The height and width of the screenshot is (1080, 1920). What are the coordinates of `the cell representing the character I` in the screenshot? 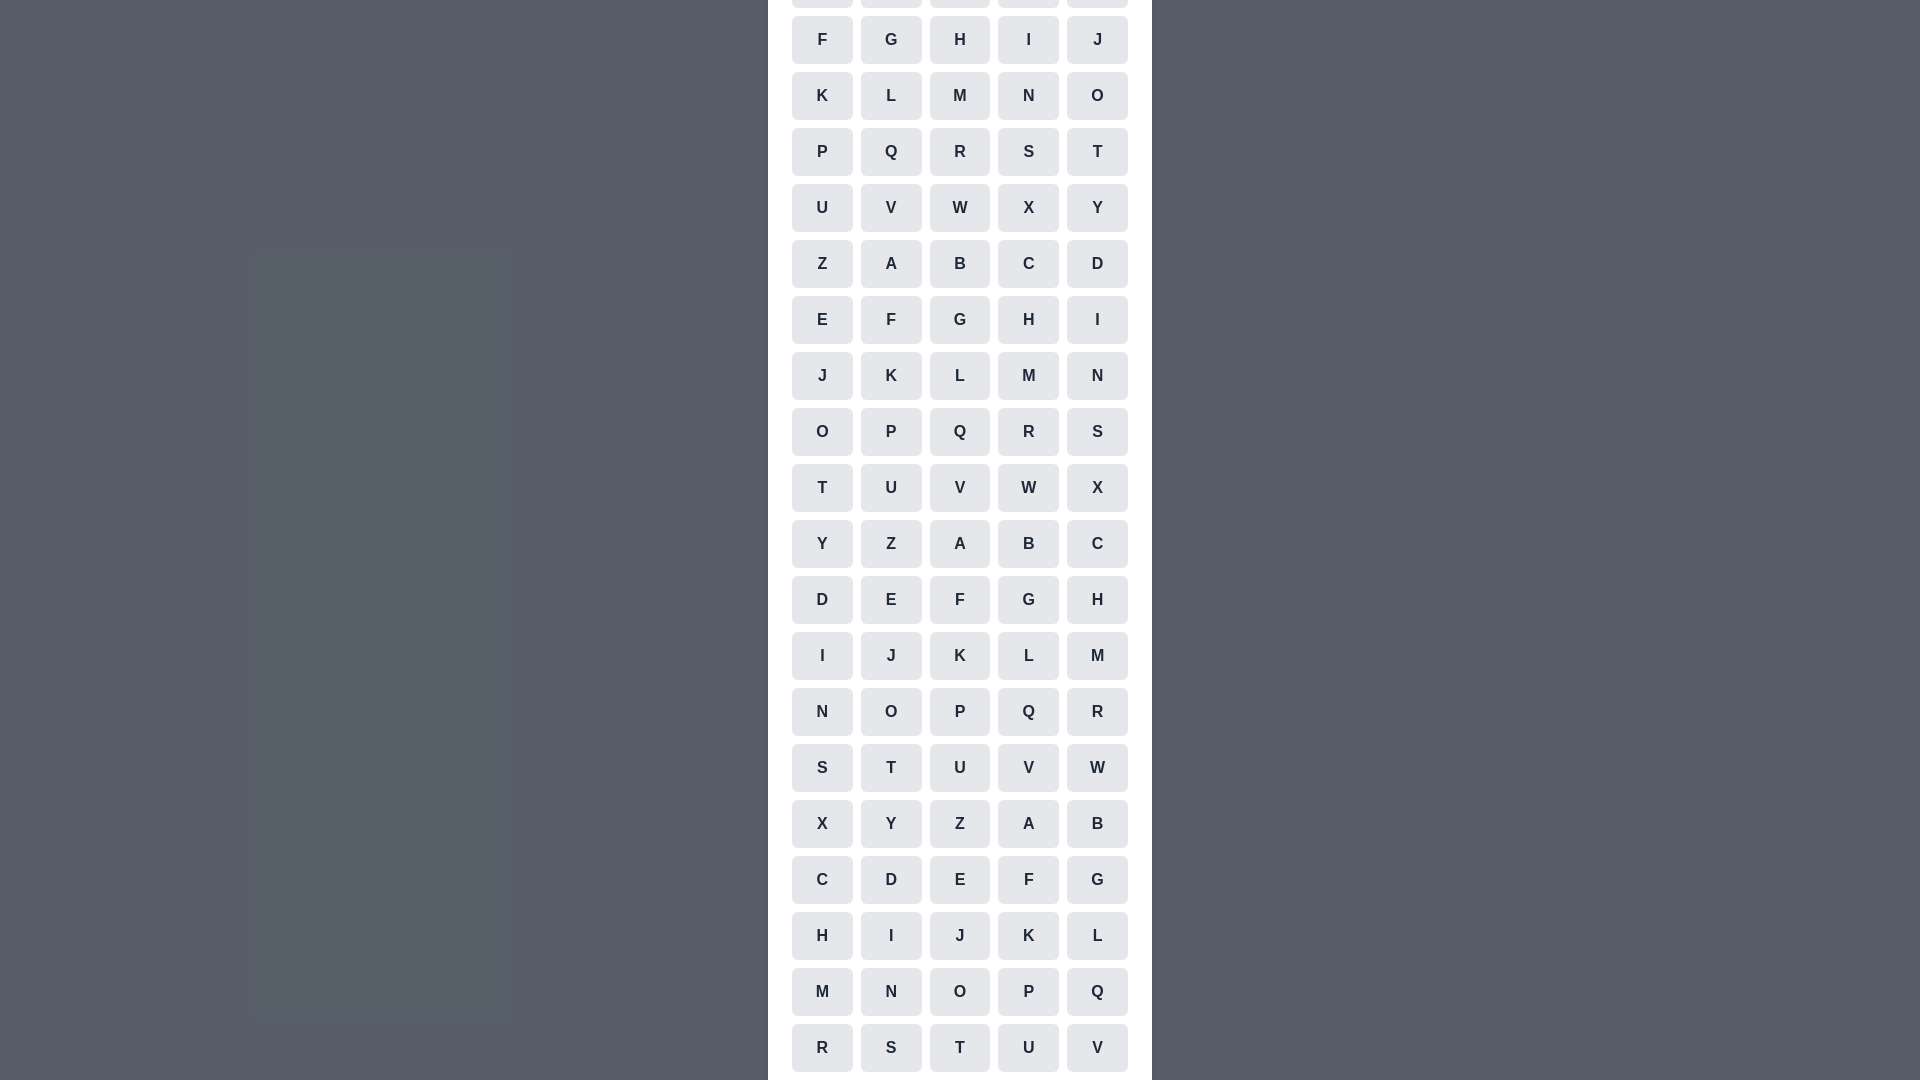 It's located at (1028, 39).